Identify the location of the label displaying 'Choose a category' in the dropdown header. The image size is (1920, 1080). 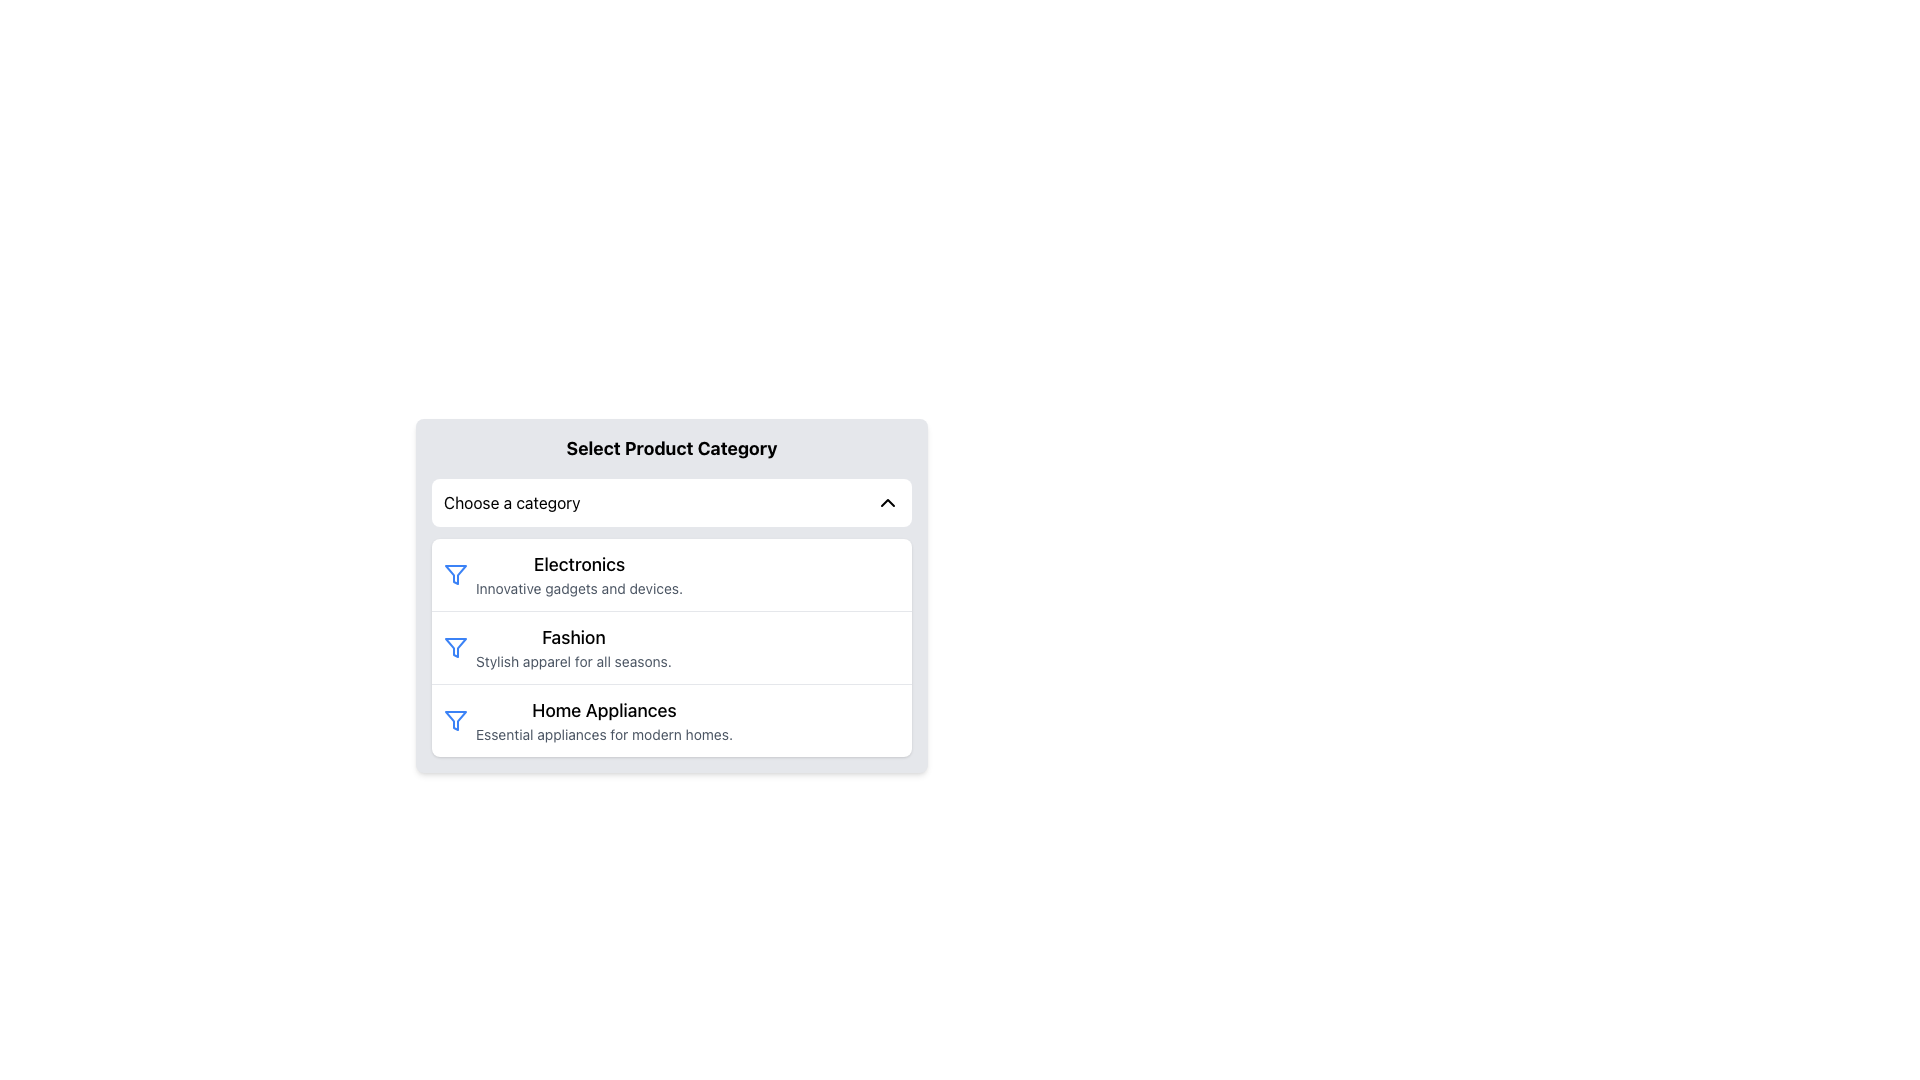
(512, 501).